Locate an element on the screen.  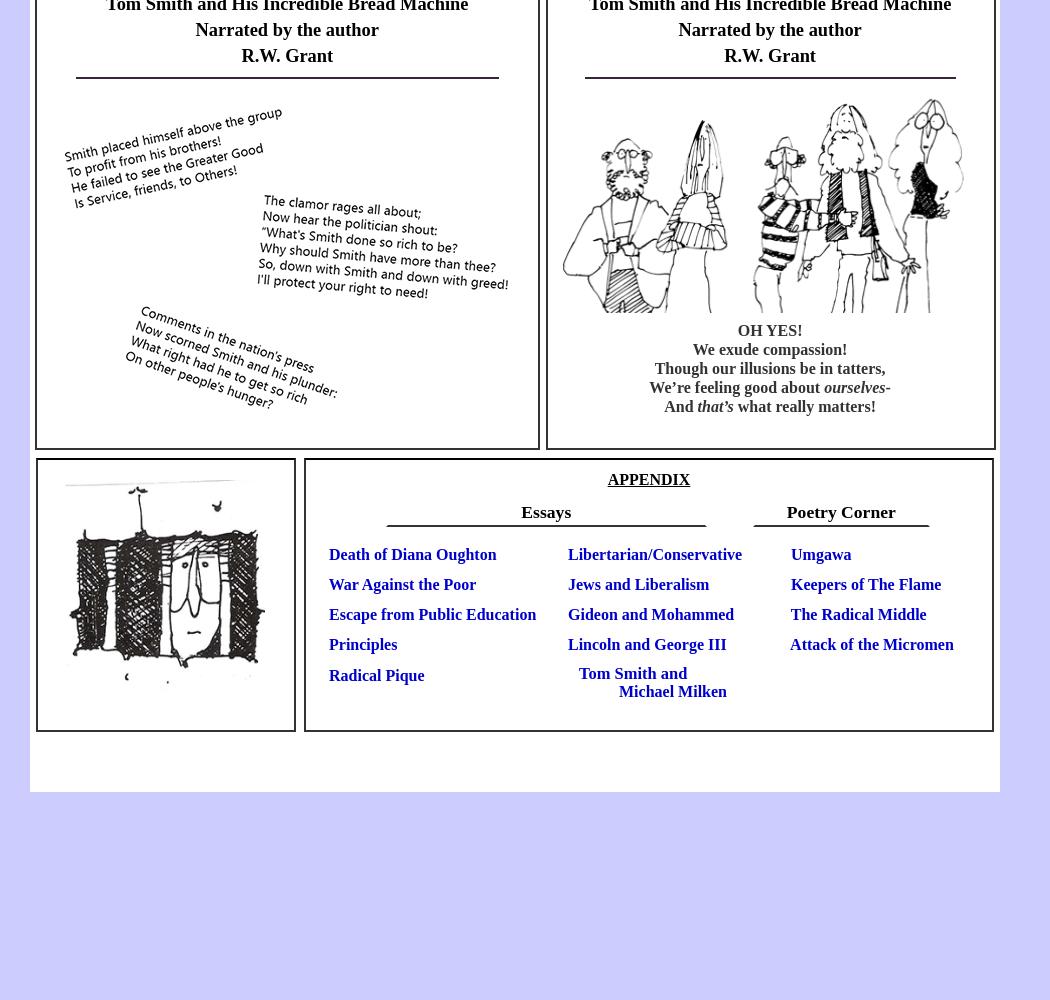
'We exude compassion!' is located at coordinates (769, 347).